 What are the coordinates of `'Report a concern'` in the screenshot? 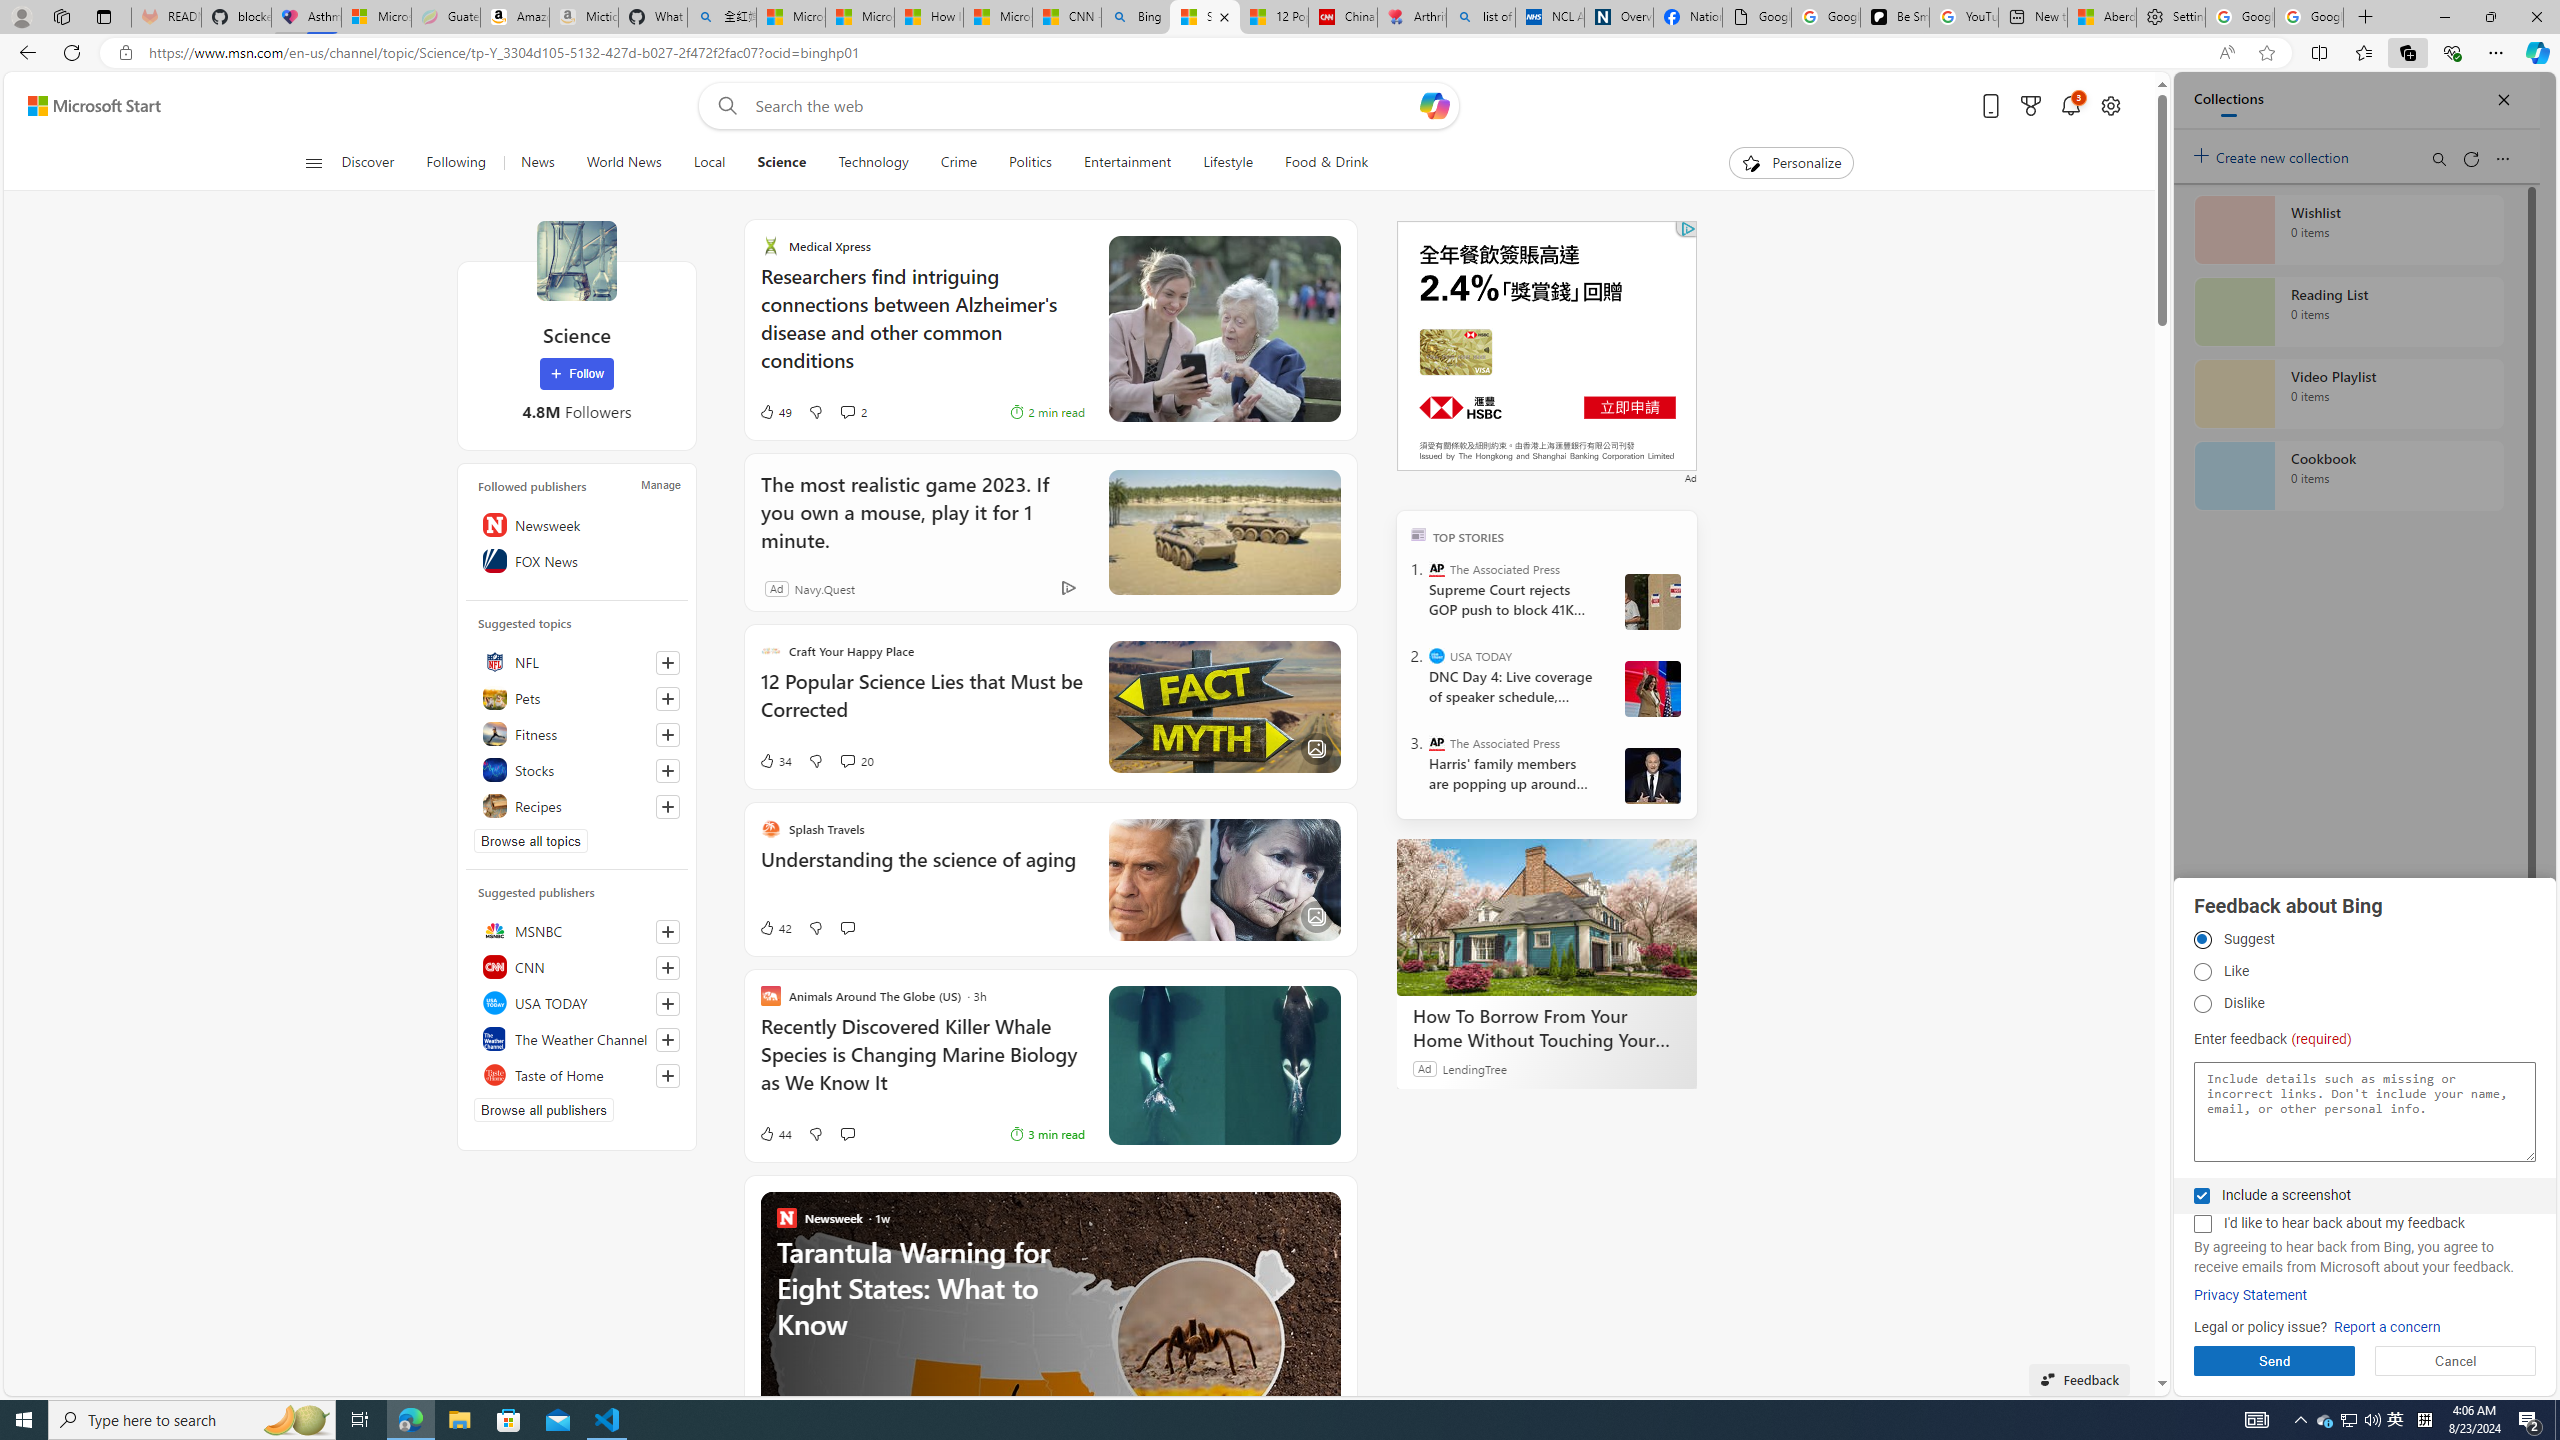 It's located at (2388, 1326).